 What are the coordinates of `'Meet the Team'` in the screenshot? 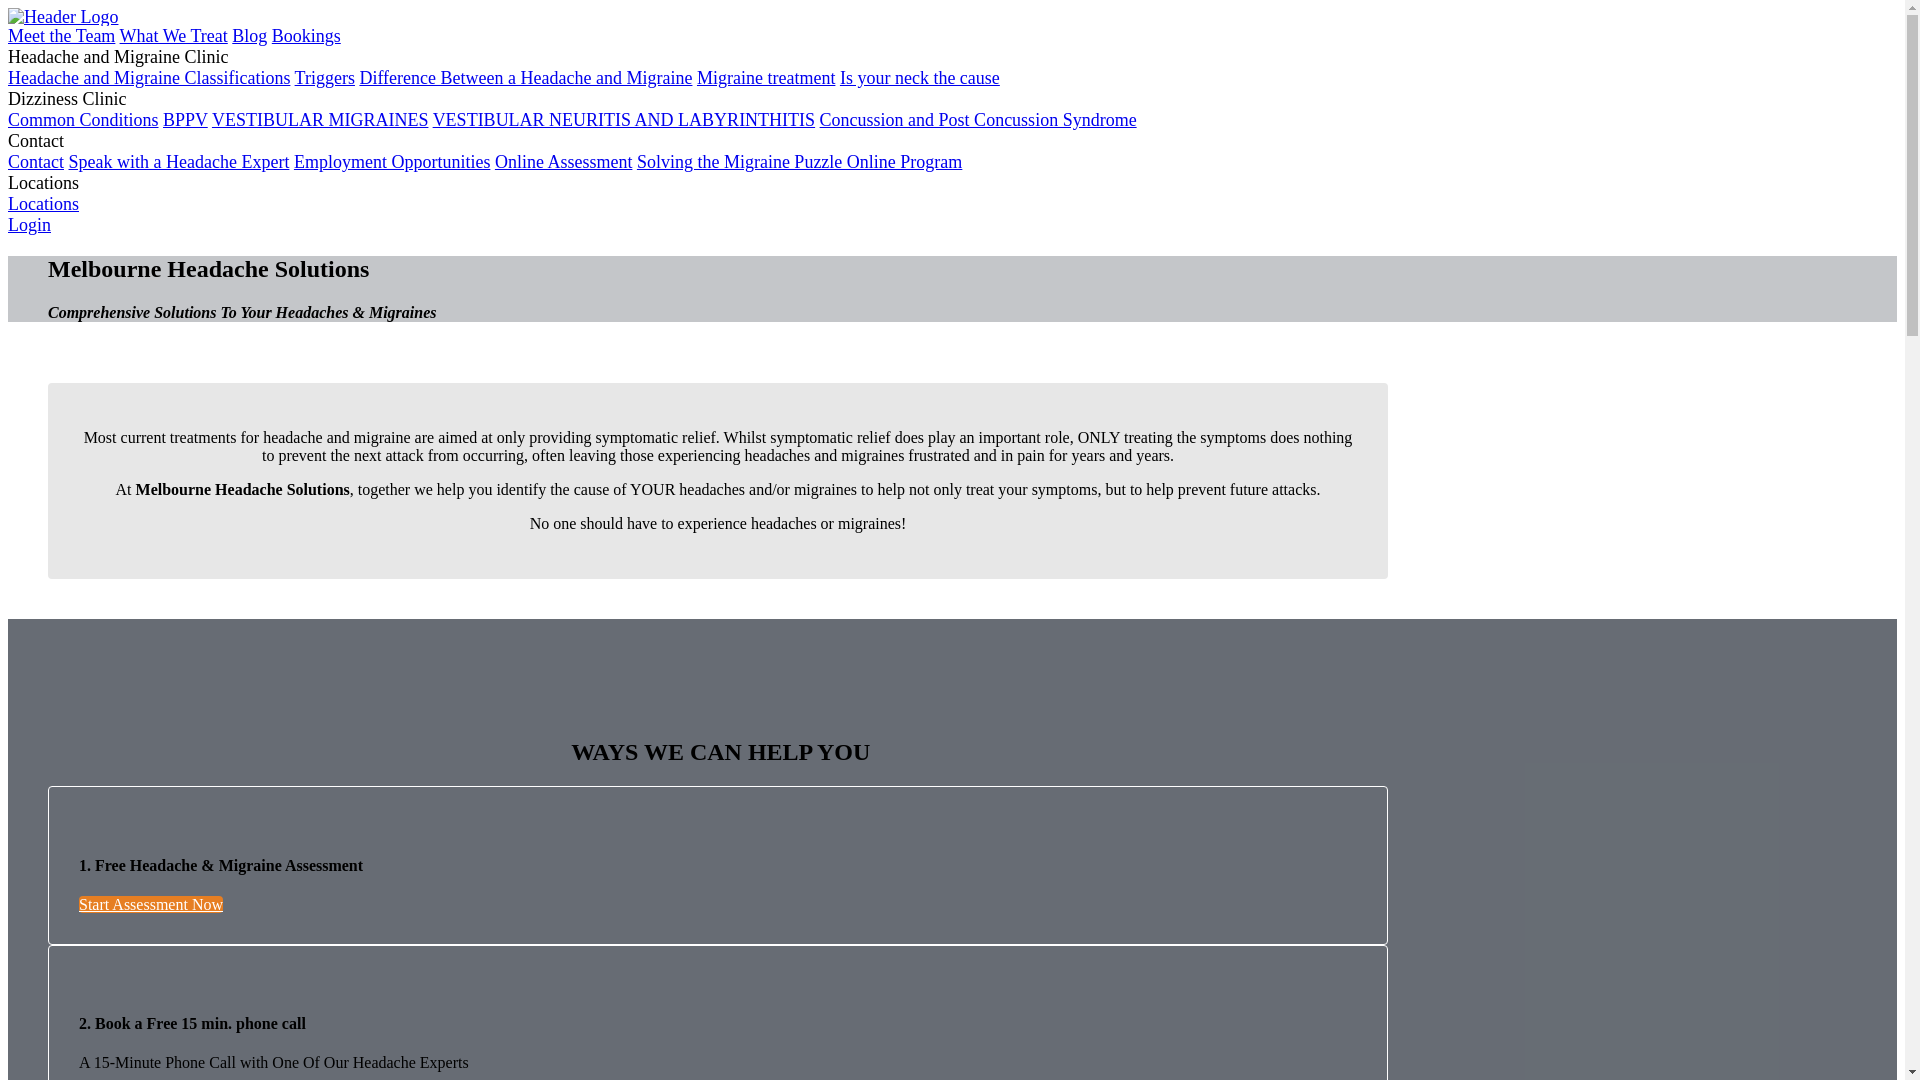 It's located at (61, 35).